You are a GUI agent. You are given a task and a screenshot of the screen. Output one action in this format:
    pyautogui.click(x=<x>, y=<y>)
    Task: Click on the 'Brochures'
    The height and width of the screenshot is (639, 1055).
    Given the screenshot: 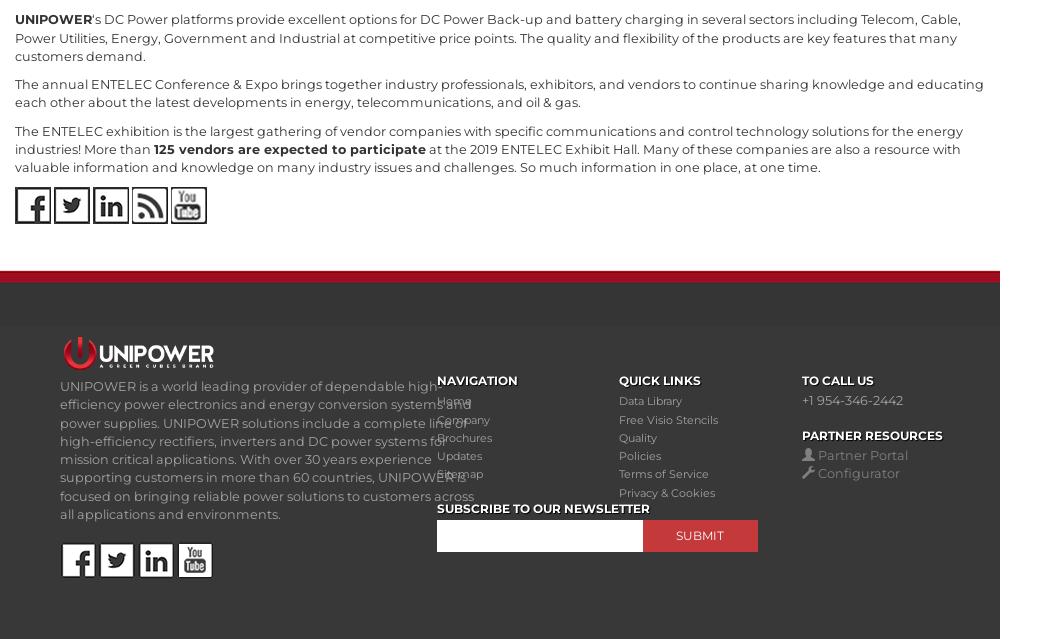 What is the action you would take?
    pyautogui.click(x=462, y=437)
    